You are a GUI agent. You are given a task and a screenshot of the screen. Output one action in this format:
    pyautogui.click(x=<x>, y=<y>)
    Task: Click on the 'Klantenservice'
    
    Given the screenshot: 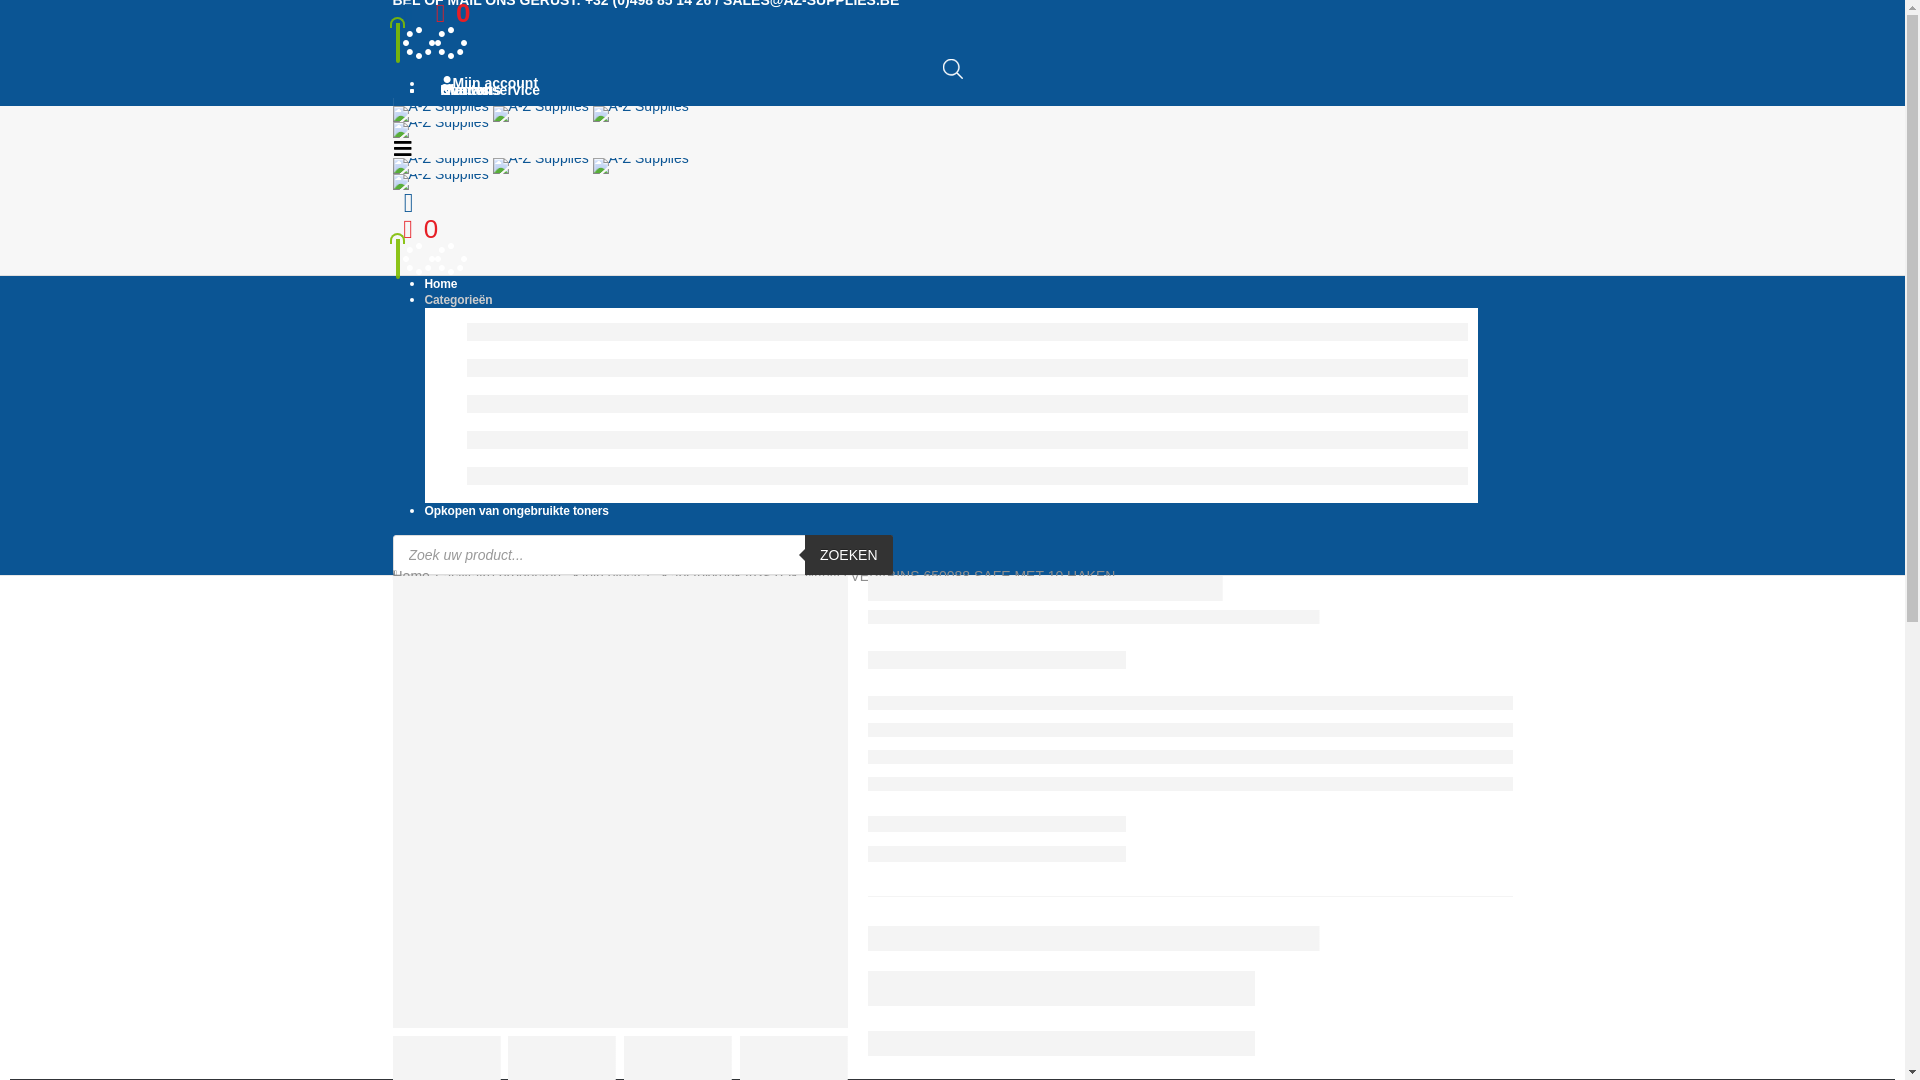 What is the action you would take?
    pyautogui.click(x=422, y=88)
    